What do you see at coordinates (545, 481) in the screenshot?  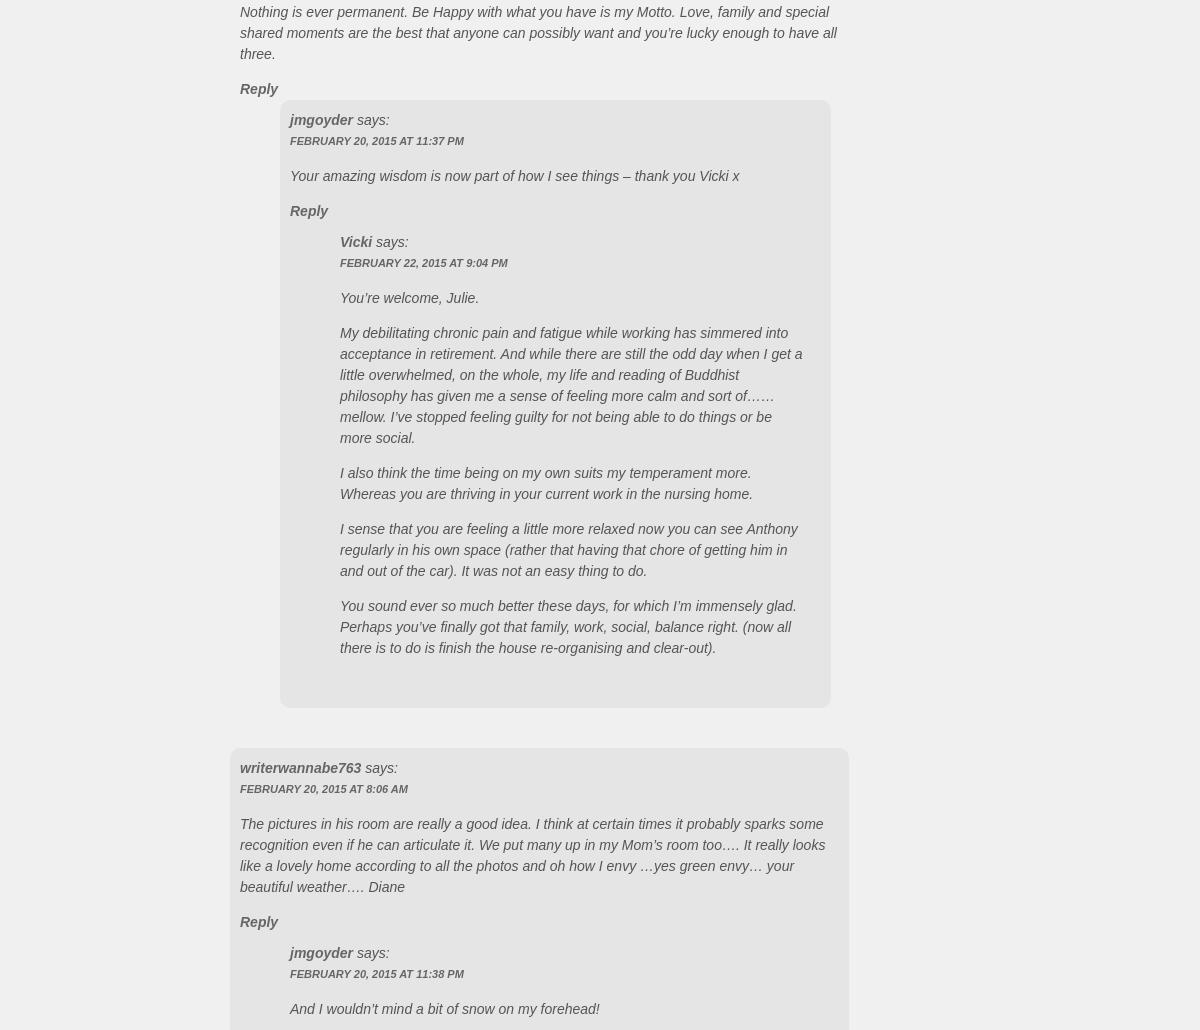 I see `'I also think the time being on my own suits my temperament more.  Whereas you are thriving in your current work in the nursing home.'` at bounding box center [545, 481].